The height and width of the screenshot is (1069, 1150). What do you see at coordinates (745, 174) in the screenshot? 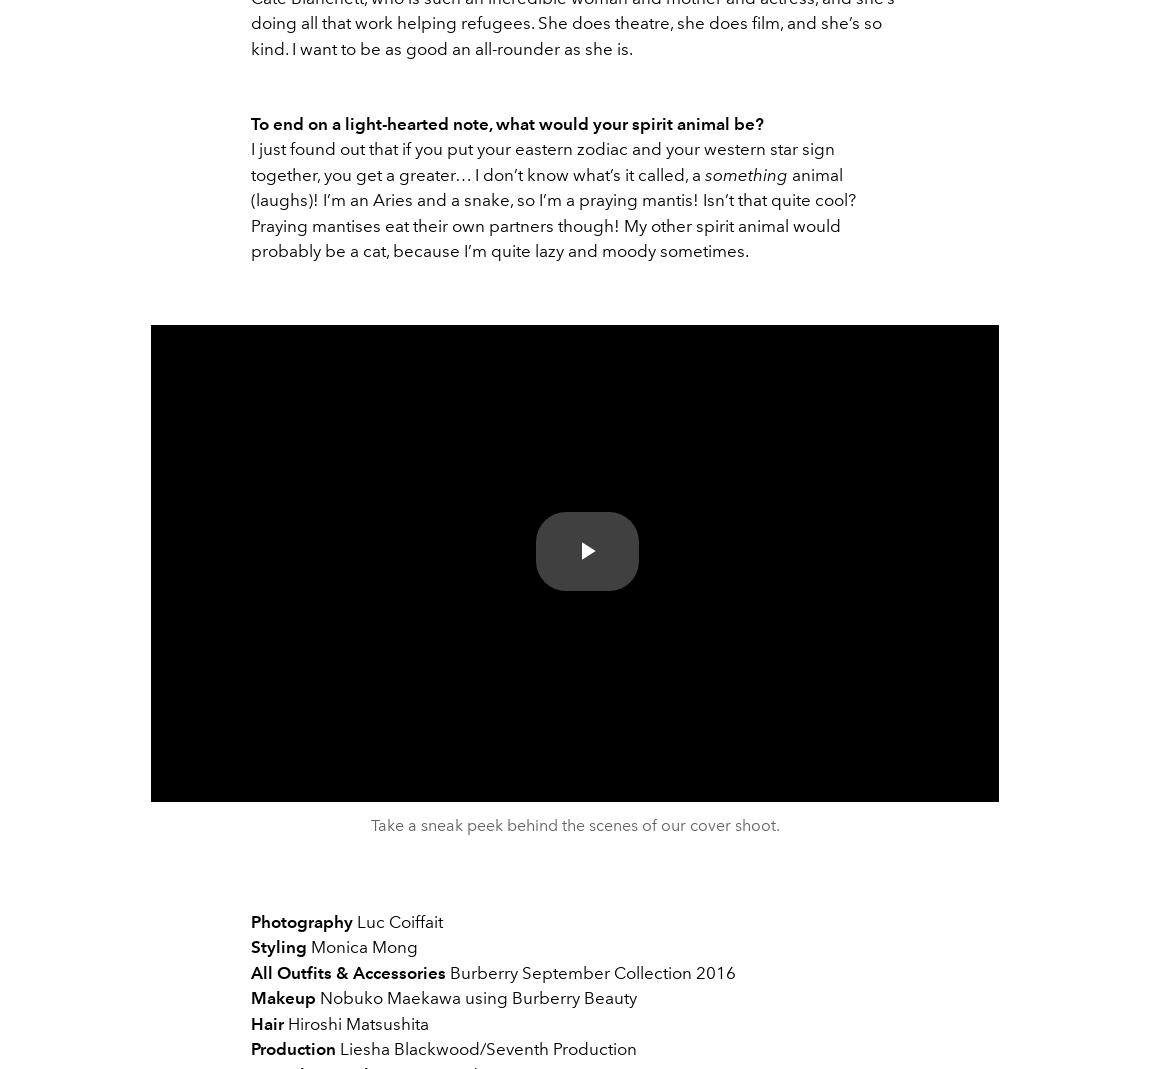
I see `'something'` at bounding box center [745, 174].